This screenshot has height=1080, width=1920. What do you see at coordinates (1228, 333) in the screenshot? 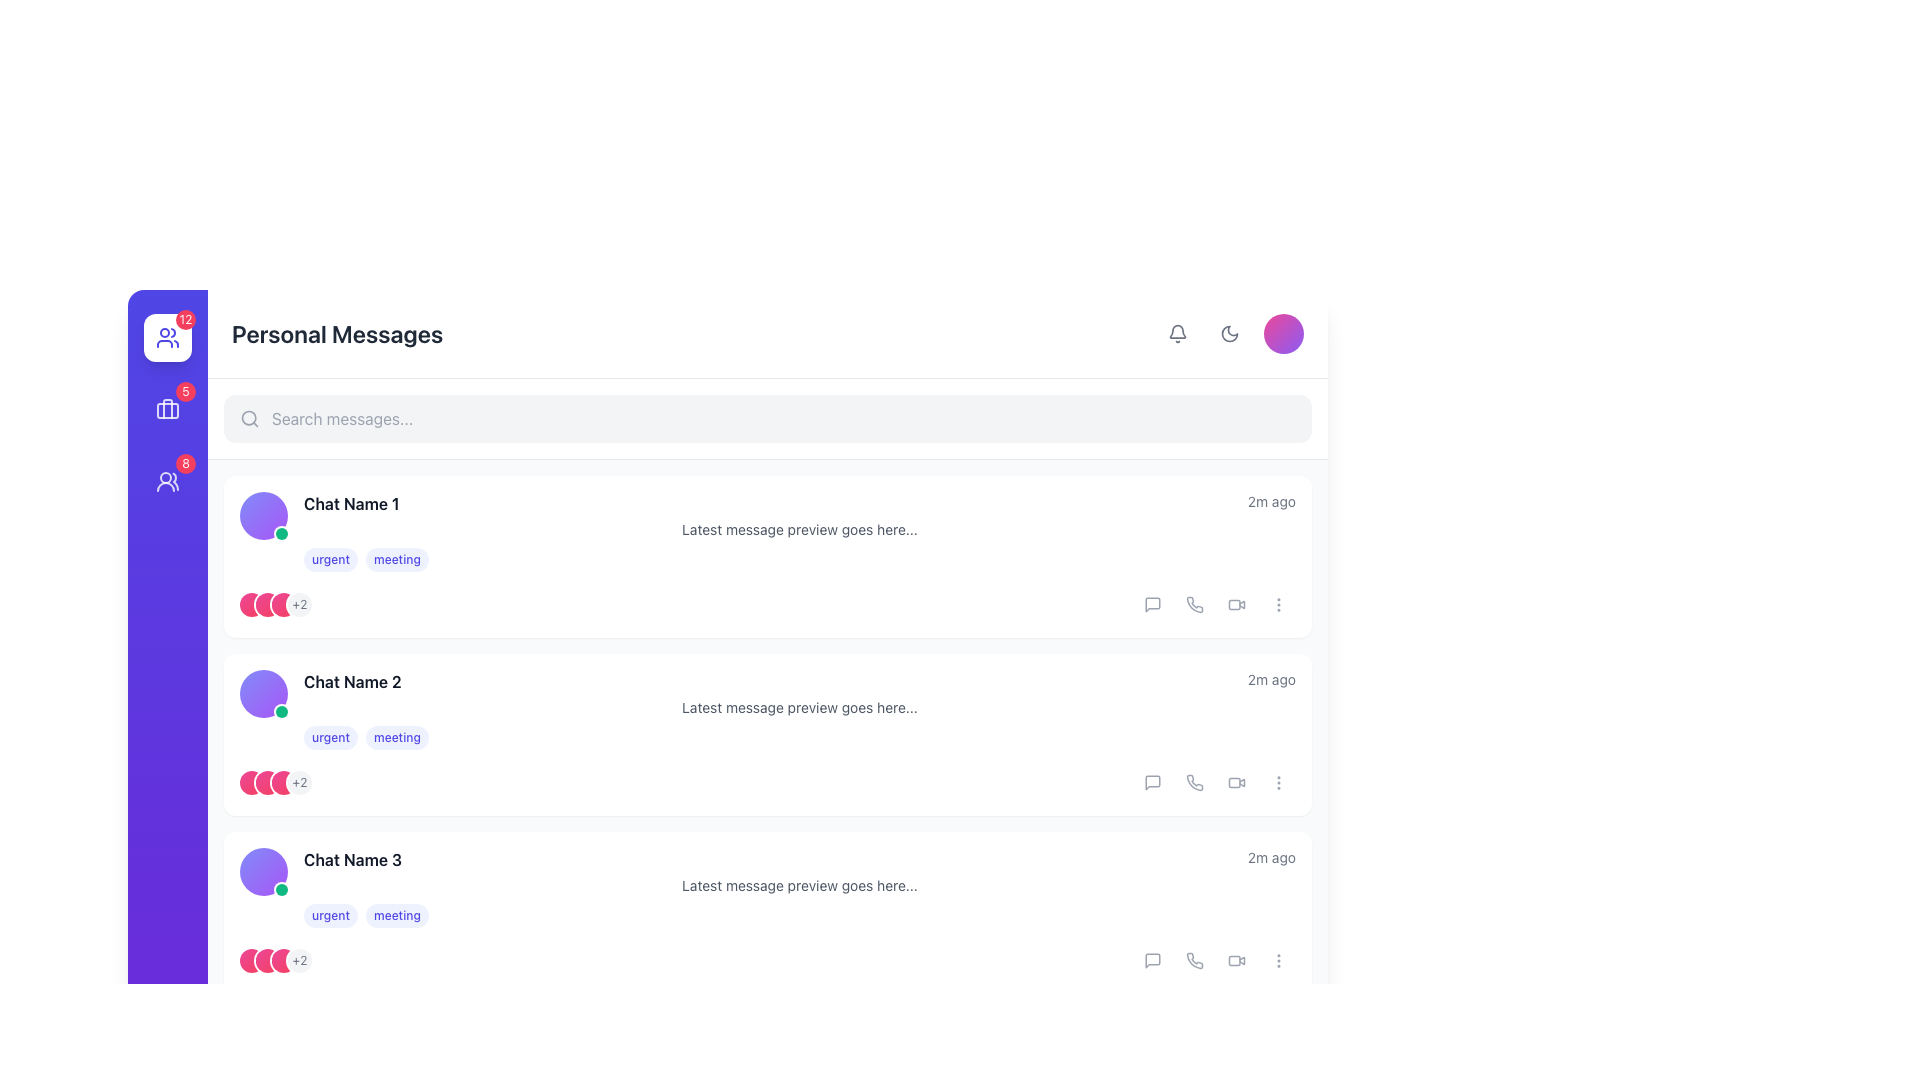
I see `the moon-shaped icon located near the upper-right corner of the interface` at bounding box center [1228, 333].